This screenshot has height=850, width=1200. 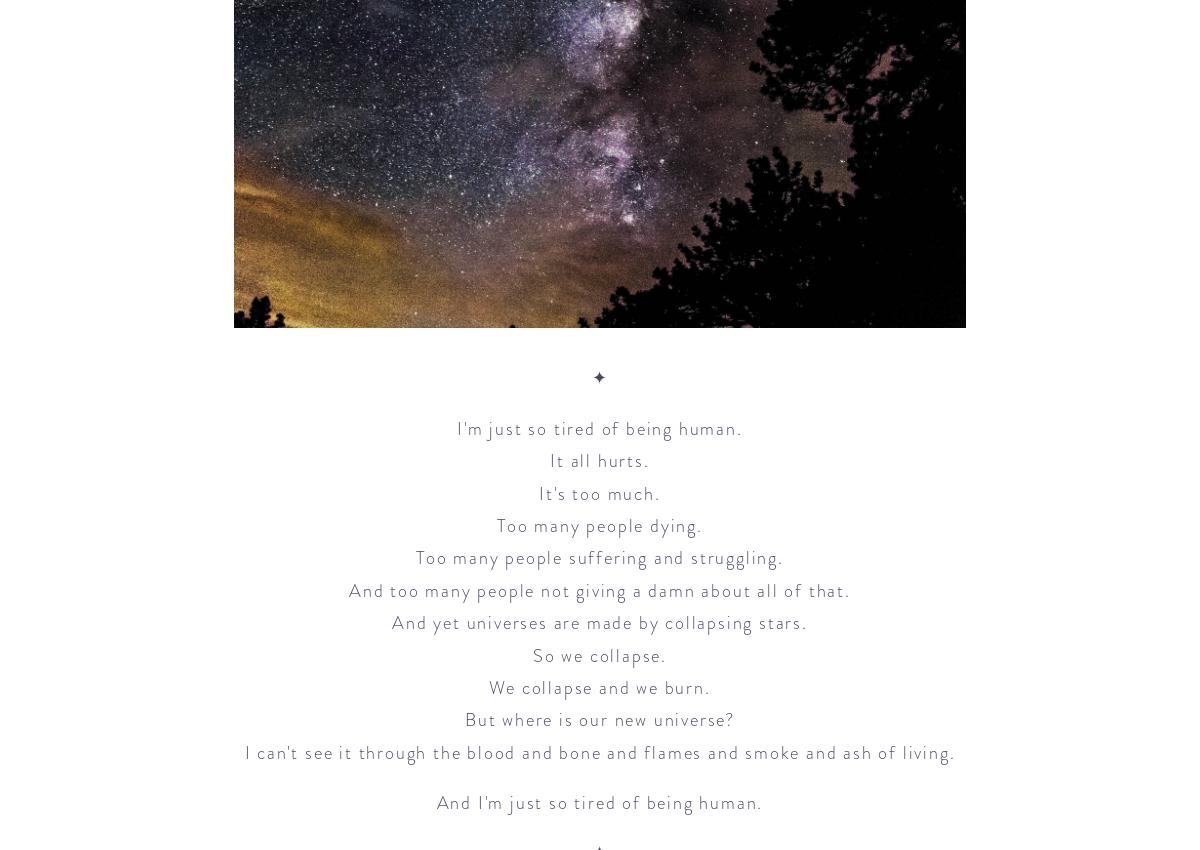 I want to click on 'Too many people suffering and struggling.', so click(x=598, y=558).